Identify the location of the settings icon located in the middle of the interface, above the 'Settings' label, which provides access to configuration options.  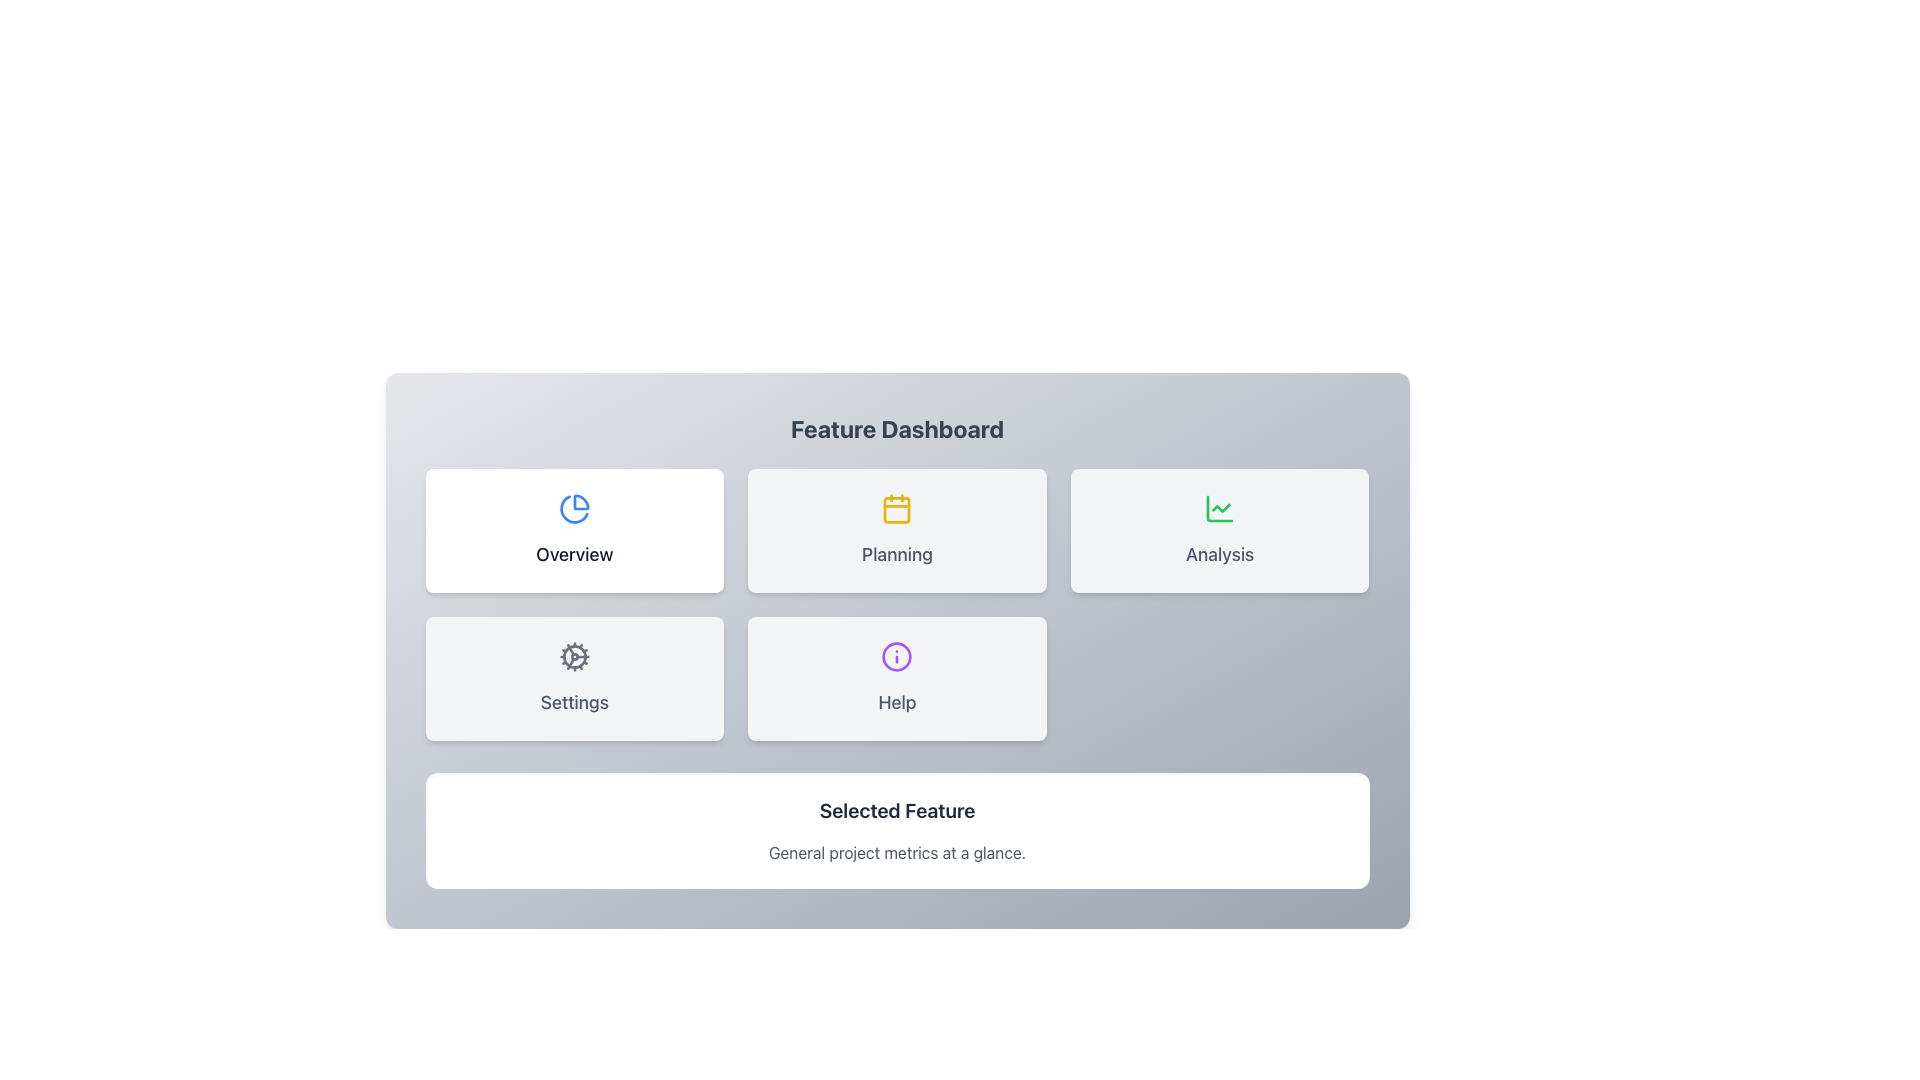
(573, 656).